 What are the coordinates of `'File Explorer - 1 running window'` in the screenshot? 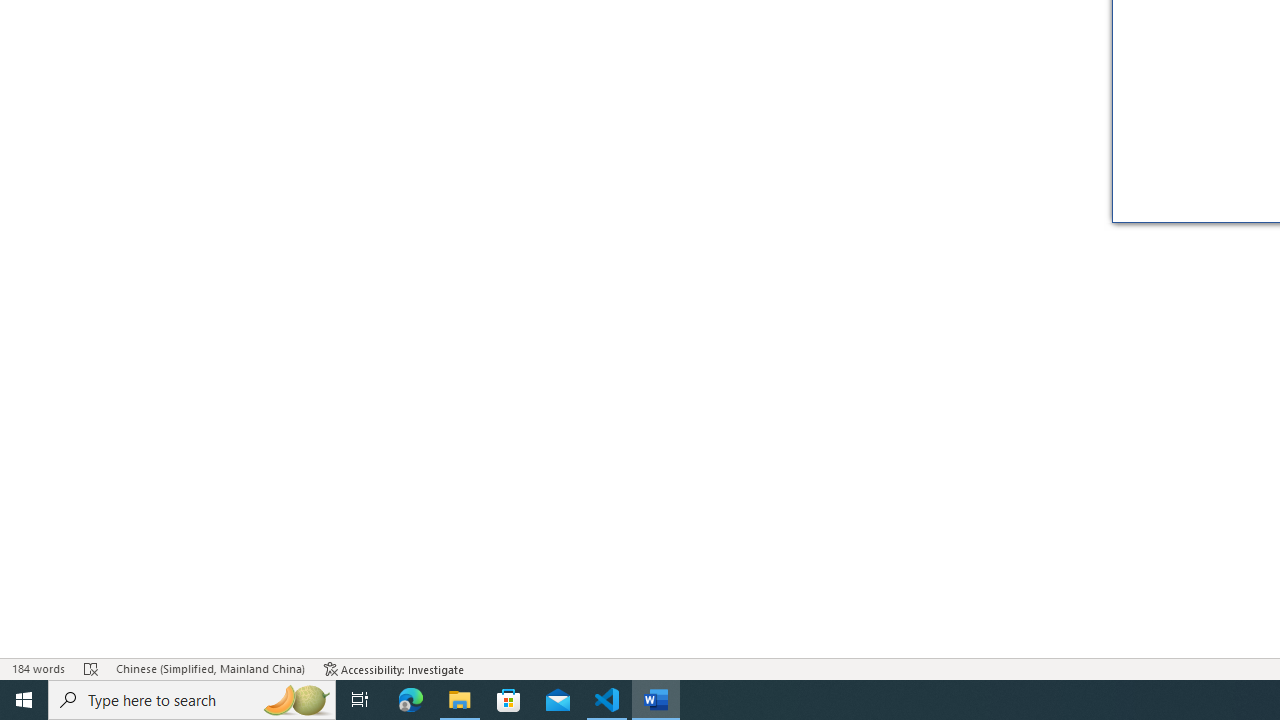 It's located at (459, 698).